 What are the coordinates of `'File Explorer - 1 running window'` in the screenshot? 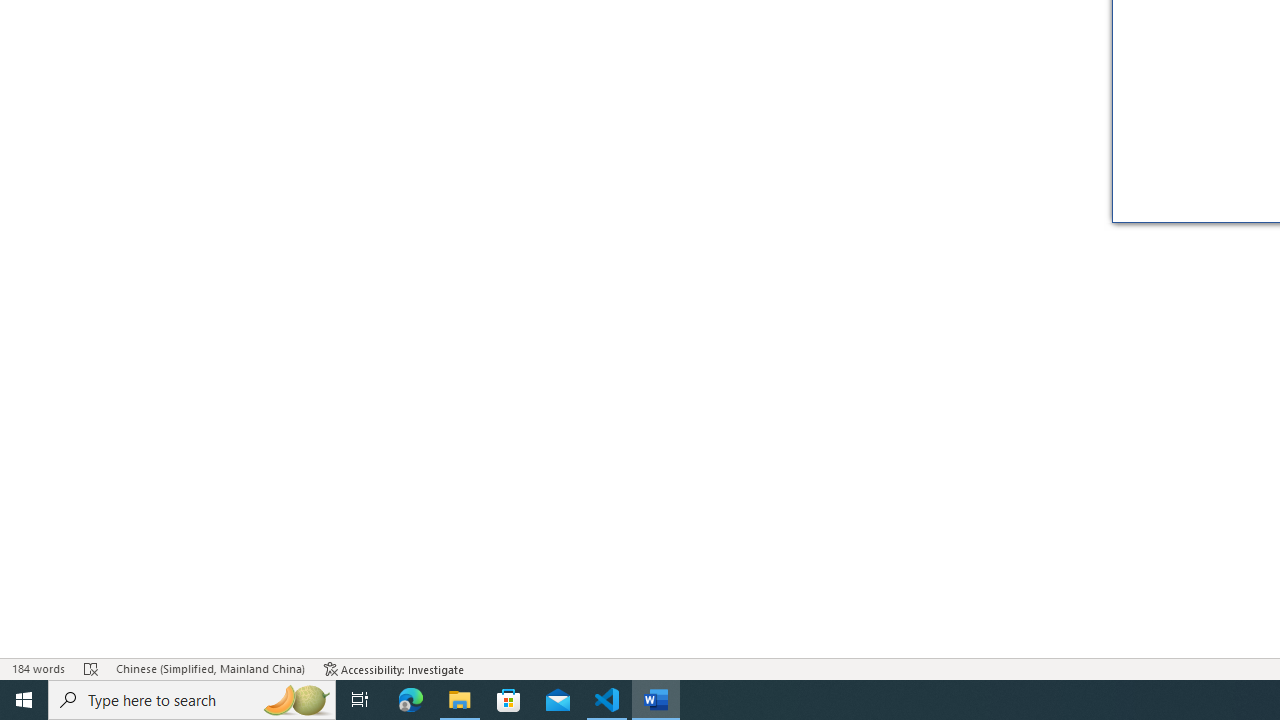 It's located at (459, 698).